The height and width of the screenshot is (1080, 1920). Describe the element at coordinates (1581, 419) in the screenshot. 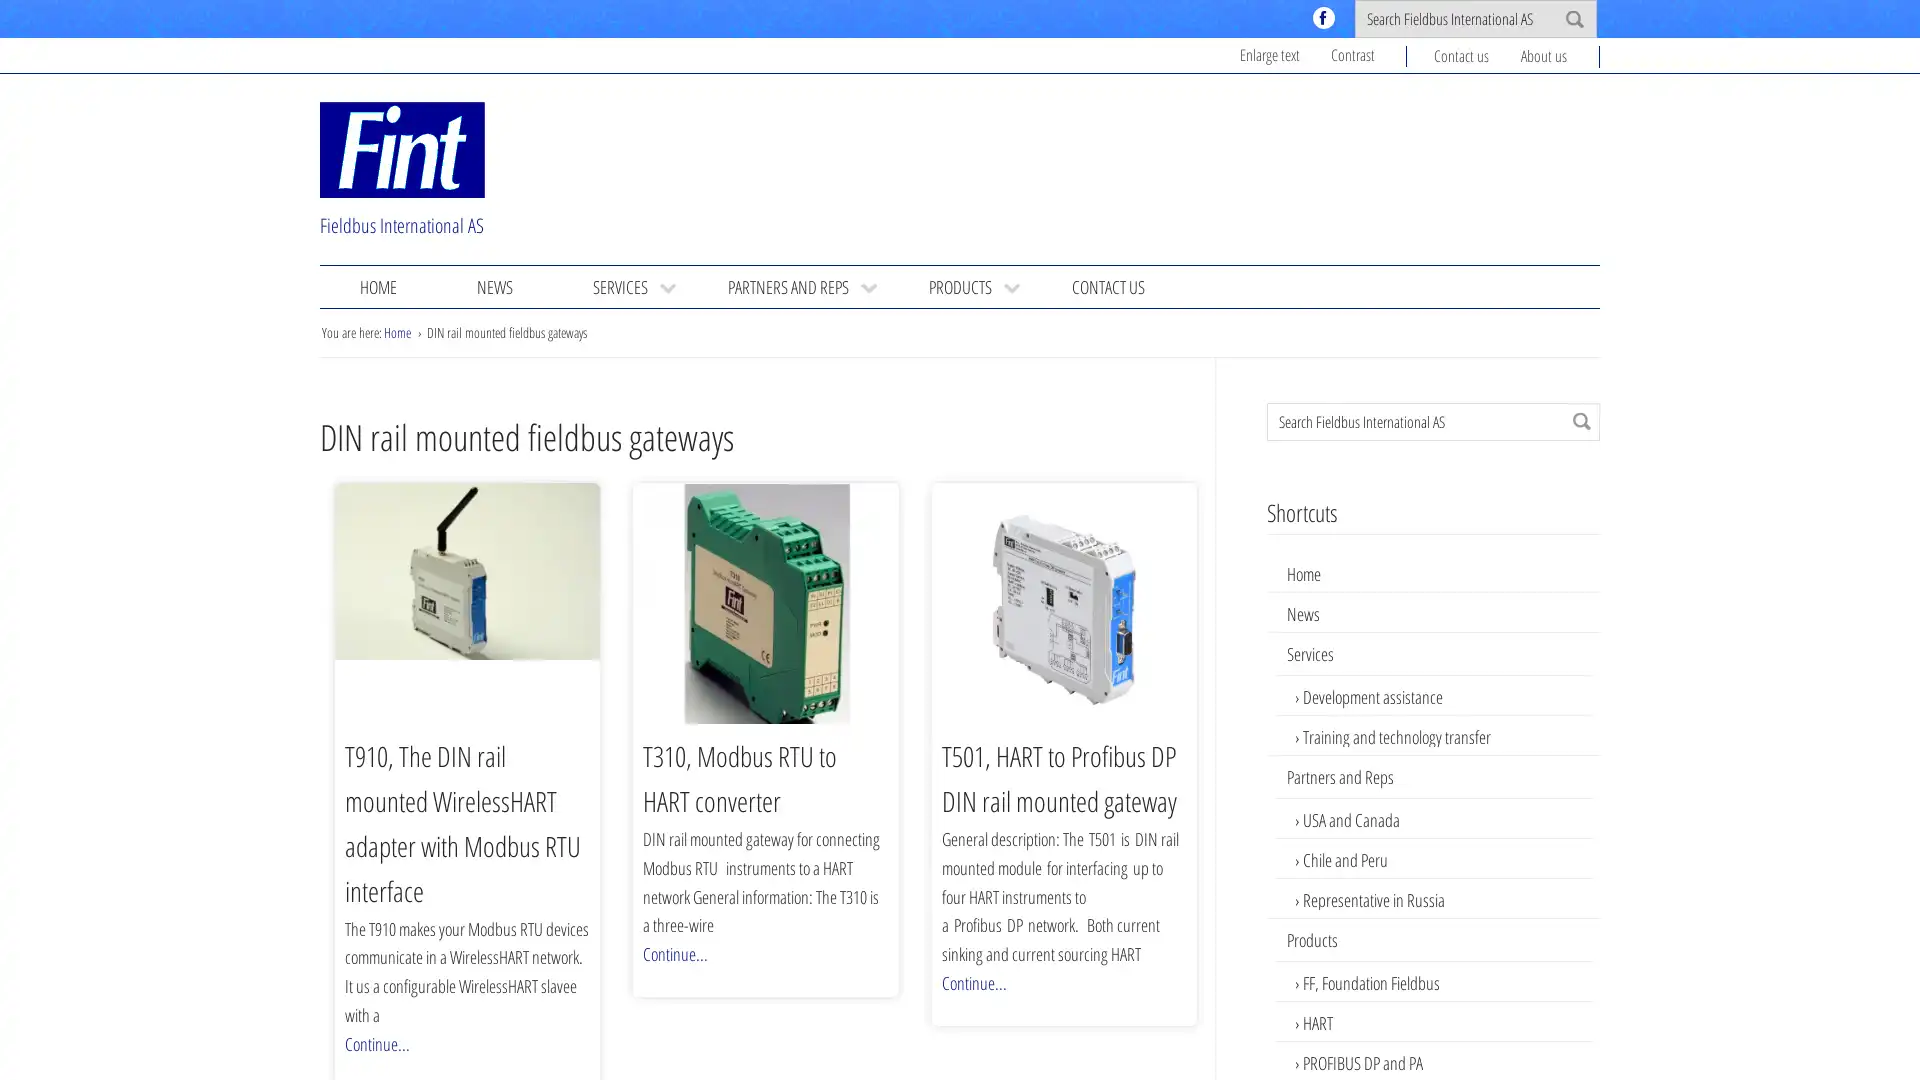

I see `Search` at that location.